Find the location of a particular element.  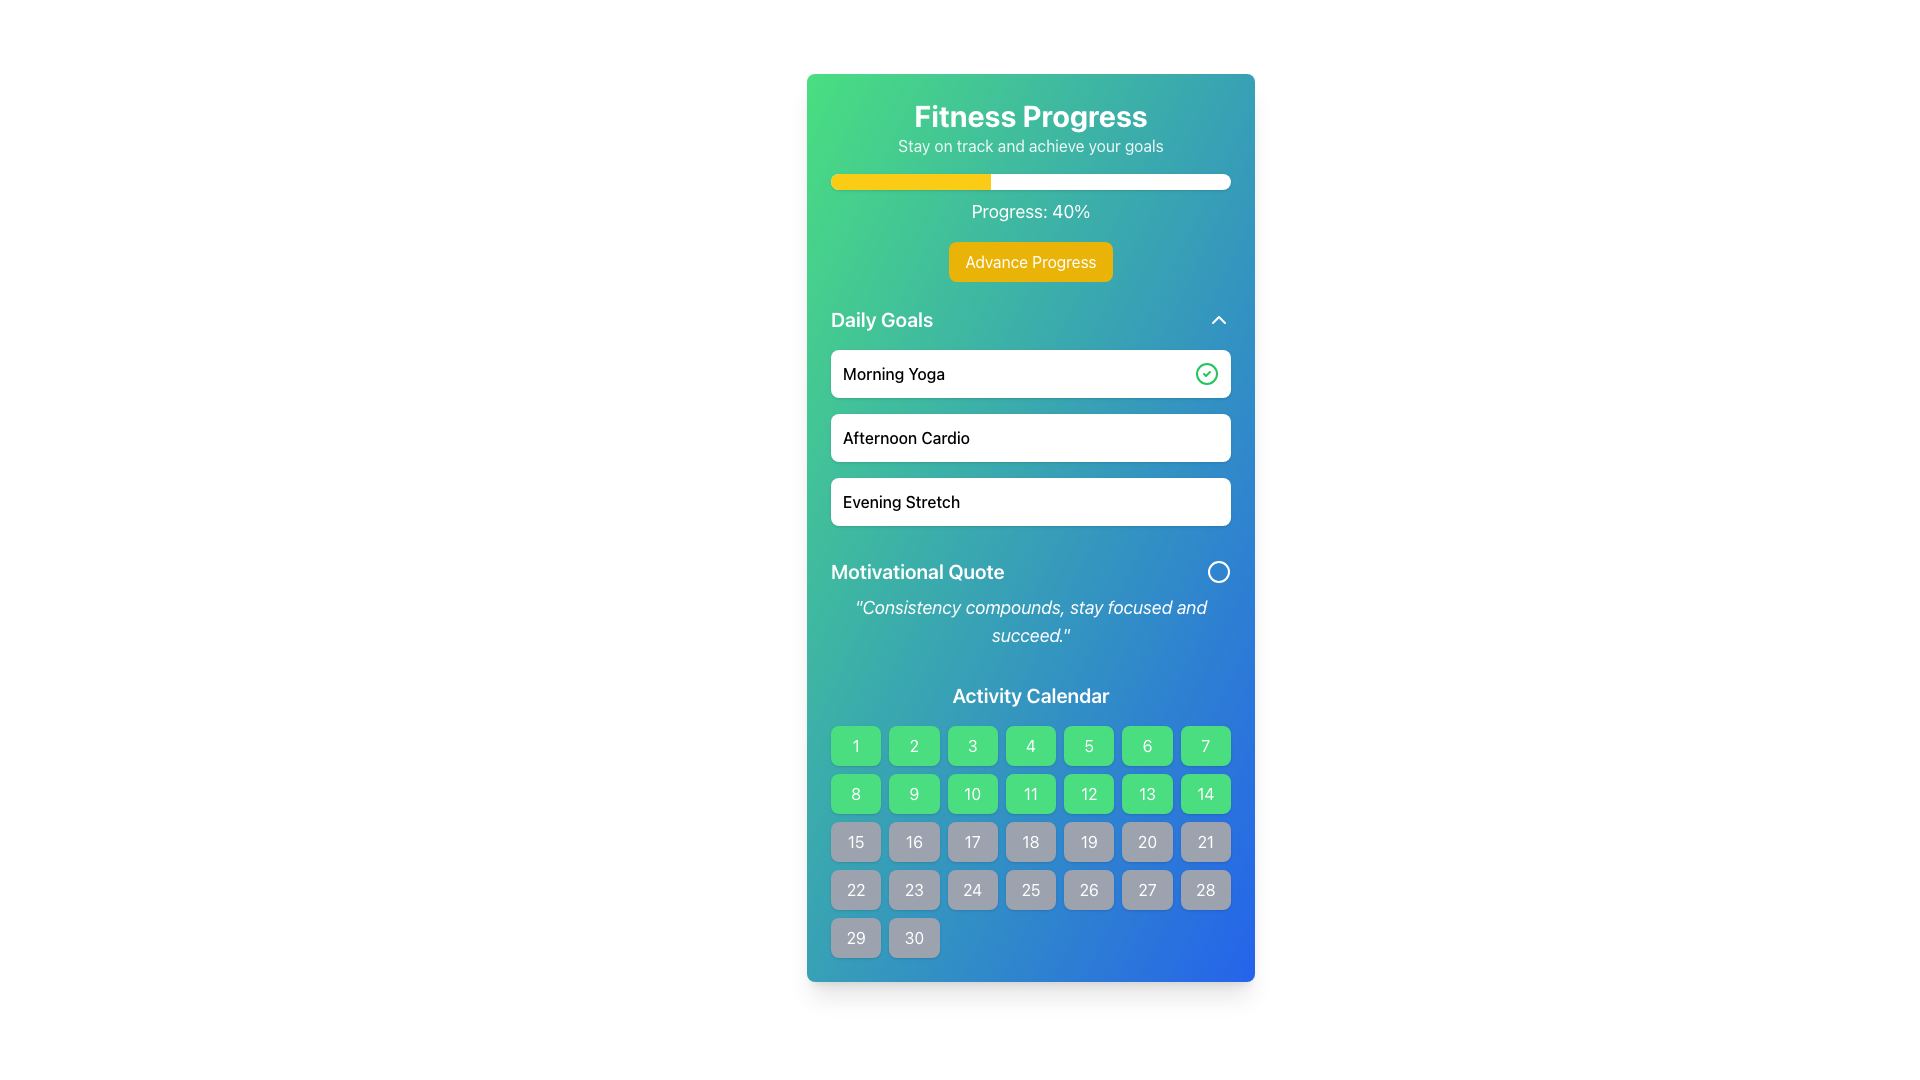

the non-interactive calendar day button representing the 24th day of the month, located in the fourth row and third column of the grid is located at coordinates (972, 889).